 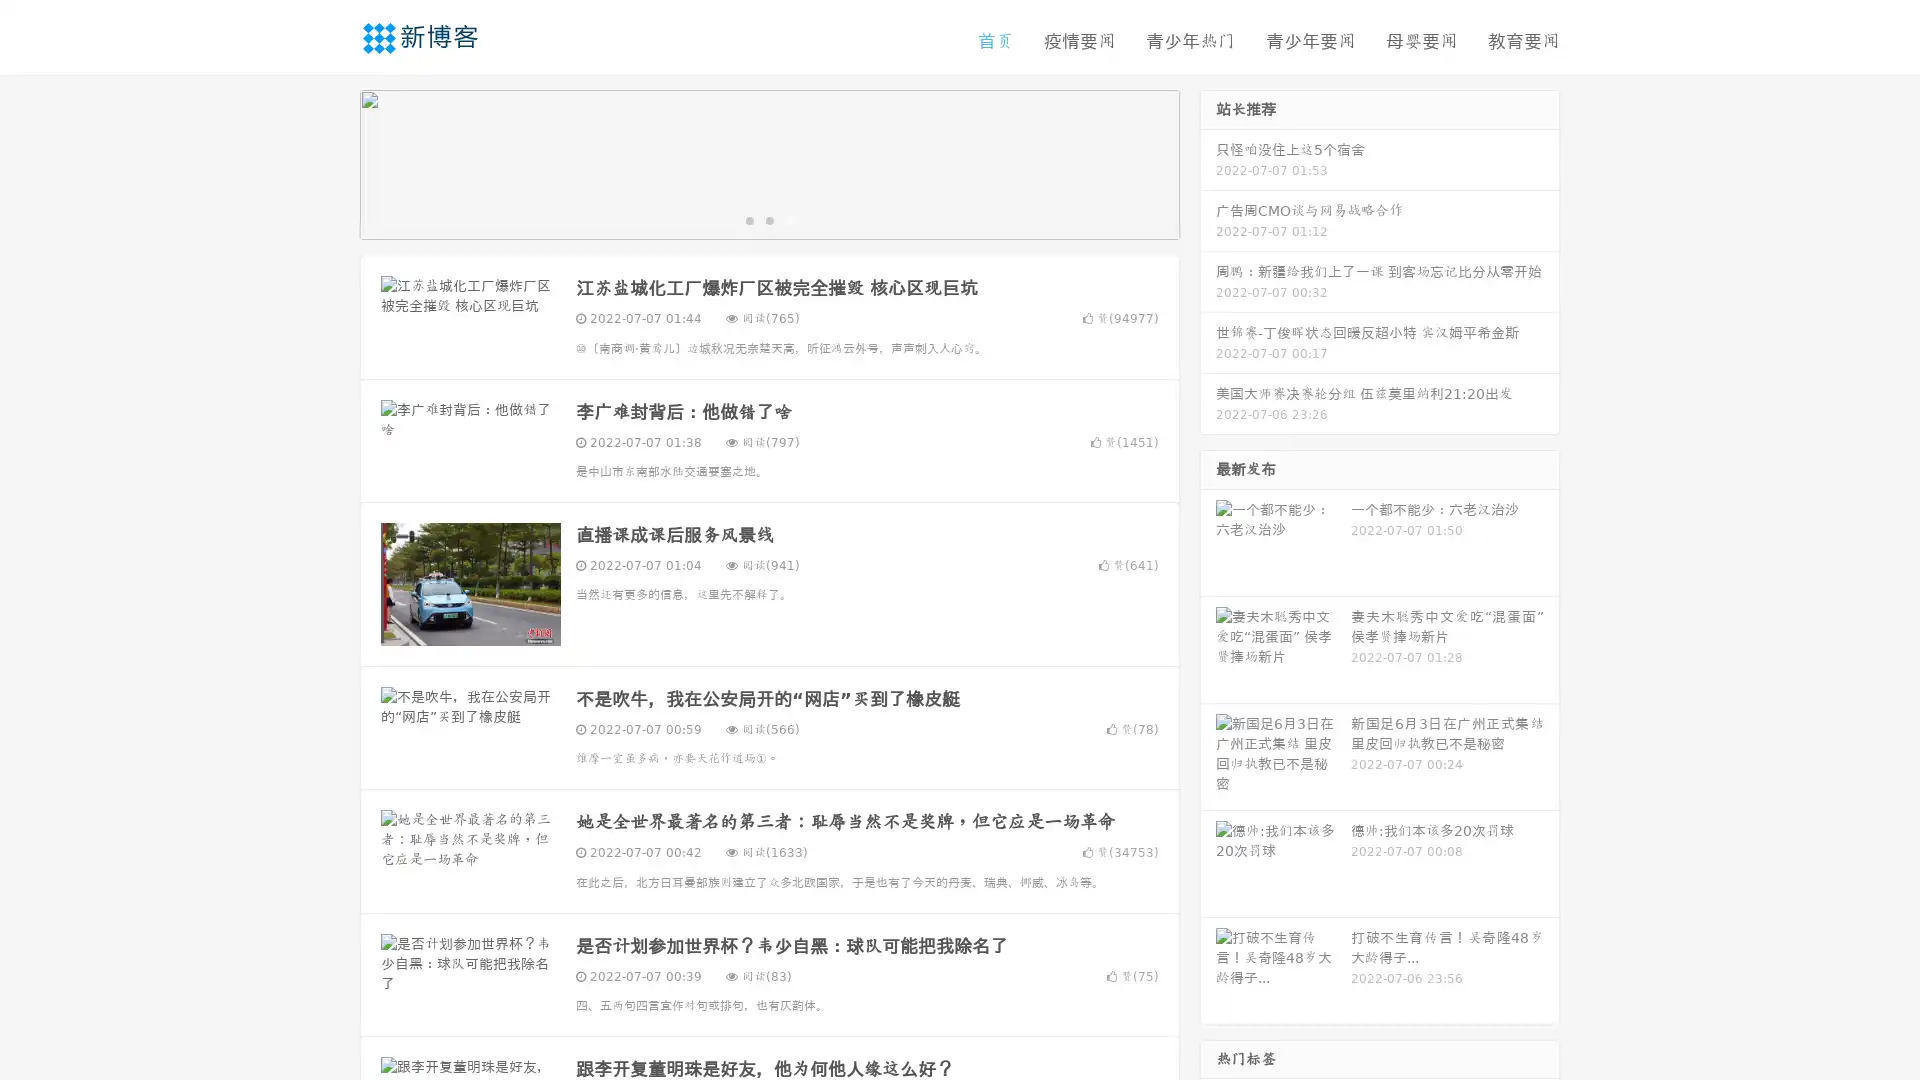 What do you see at coordinates (768, 225) in the screenshot?
I see `Go to slide 2` at bounding box center [768, 225].